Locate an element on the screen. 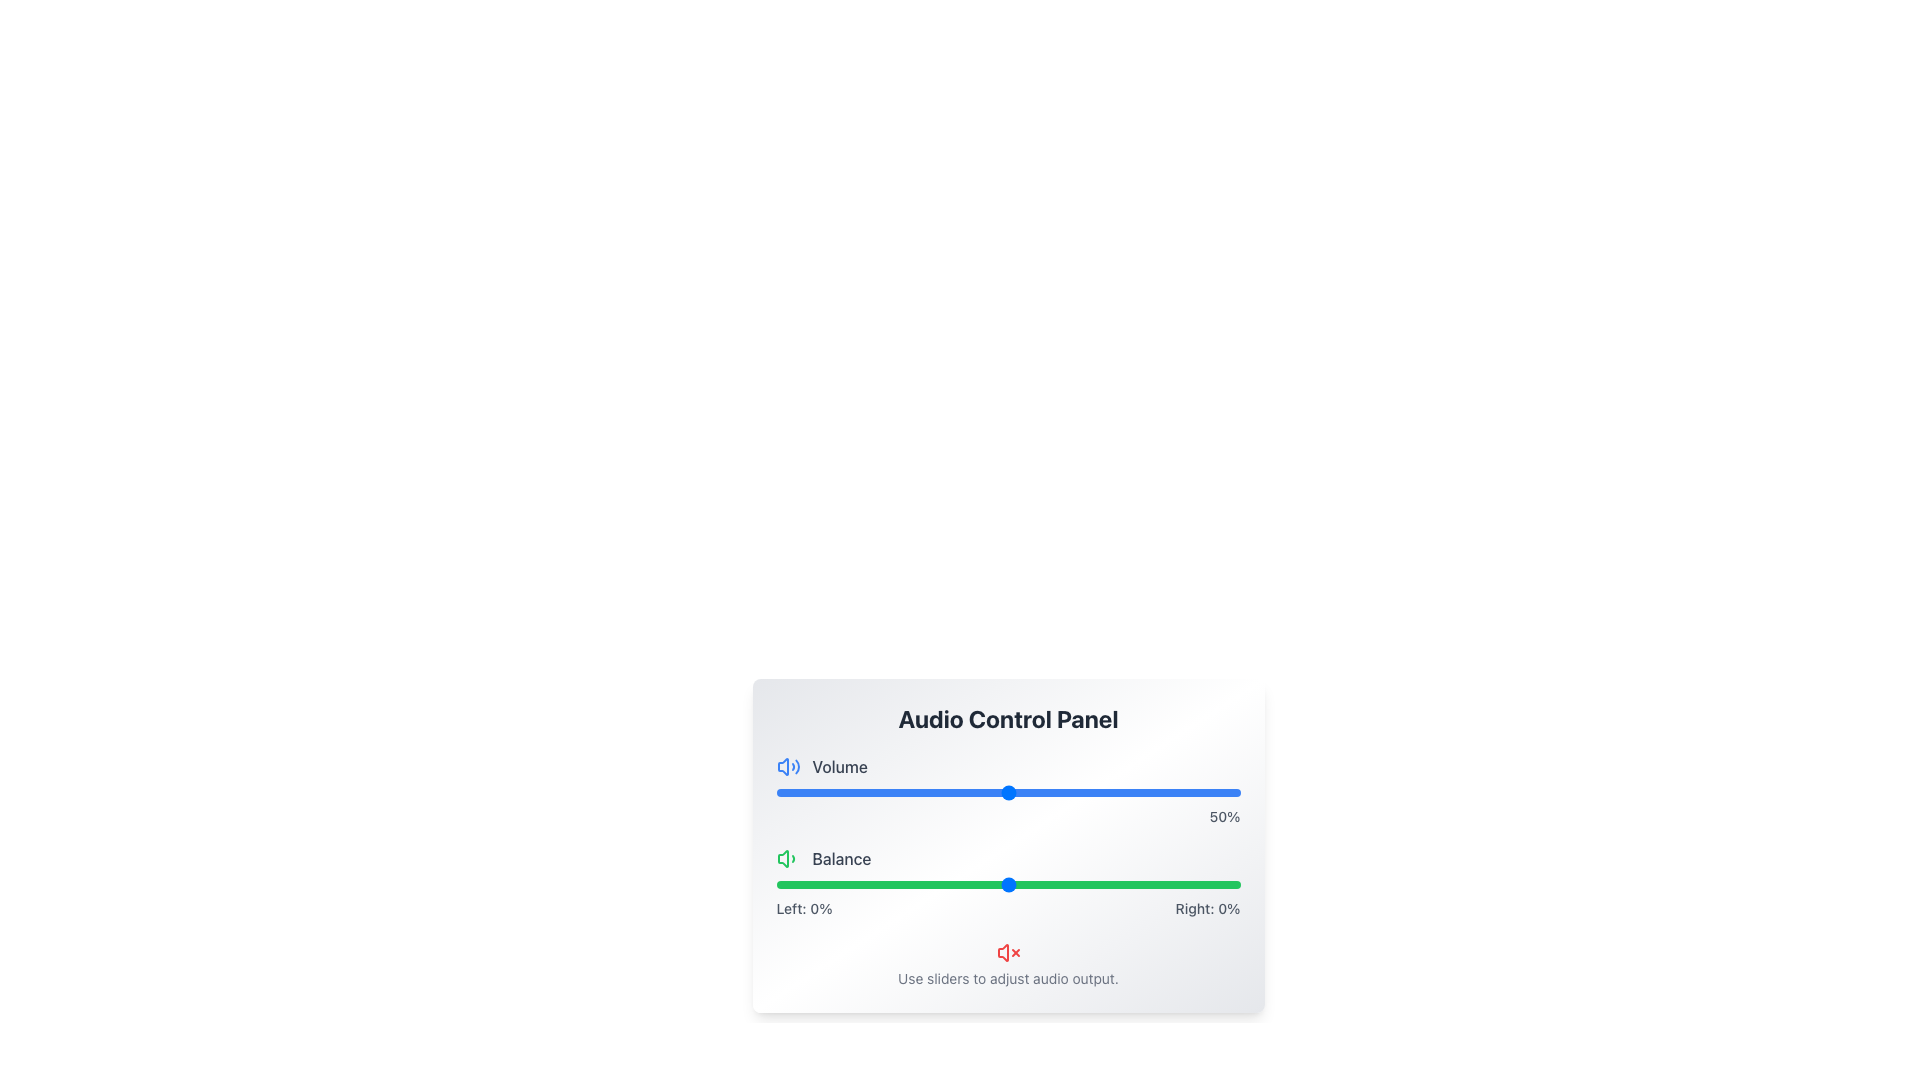  the balance is located at coordinates (994, 883).